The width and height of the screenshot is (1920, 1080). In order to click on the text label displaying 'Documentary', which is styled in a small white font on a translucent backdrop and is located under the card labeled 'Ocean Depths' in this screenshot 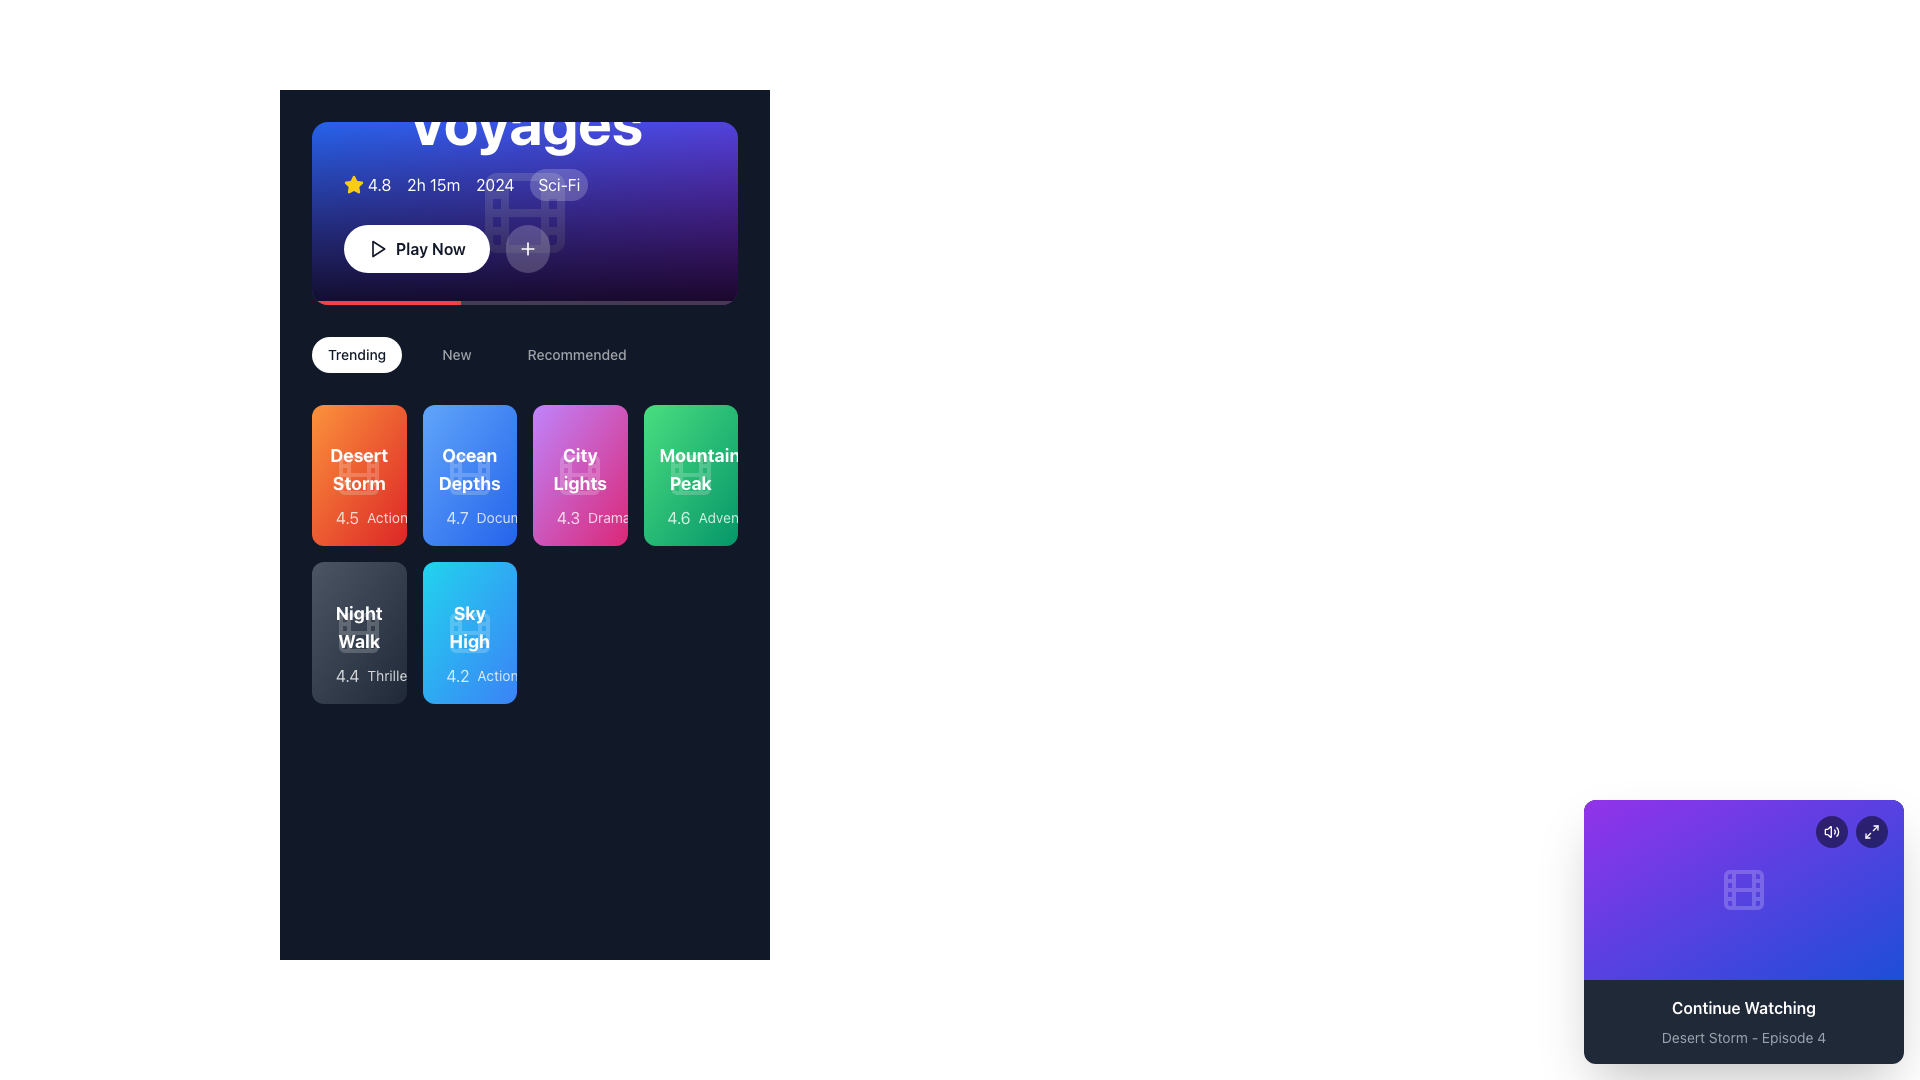, I will do `click(520, 517)`.